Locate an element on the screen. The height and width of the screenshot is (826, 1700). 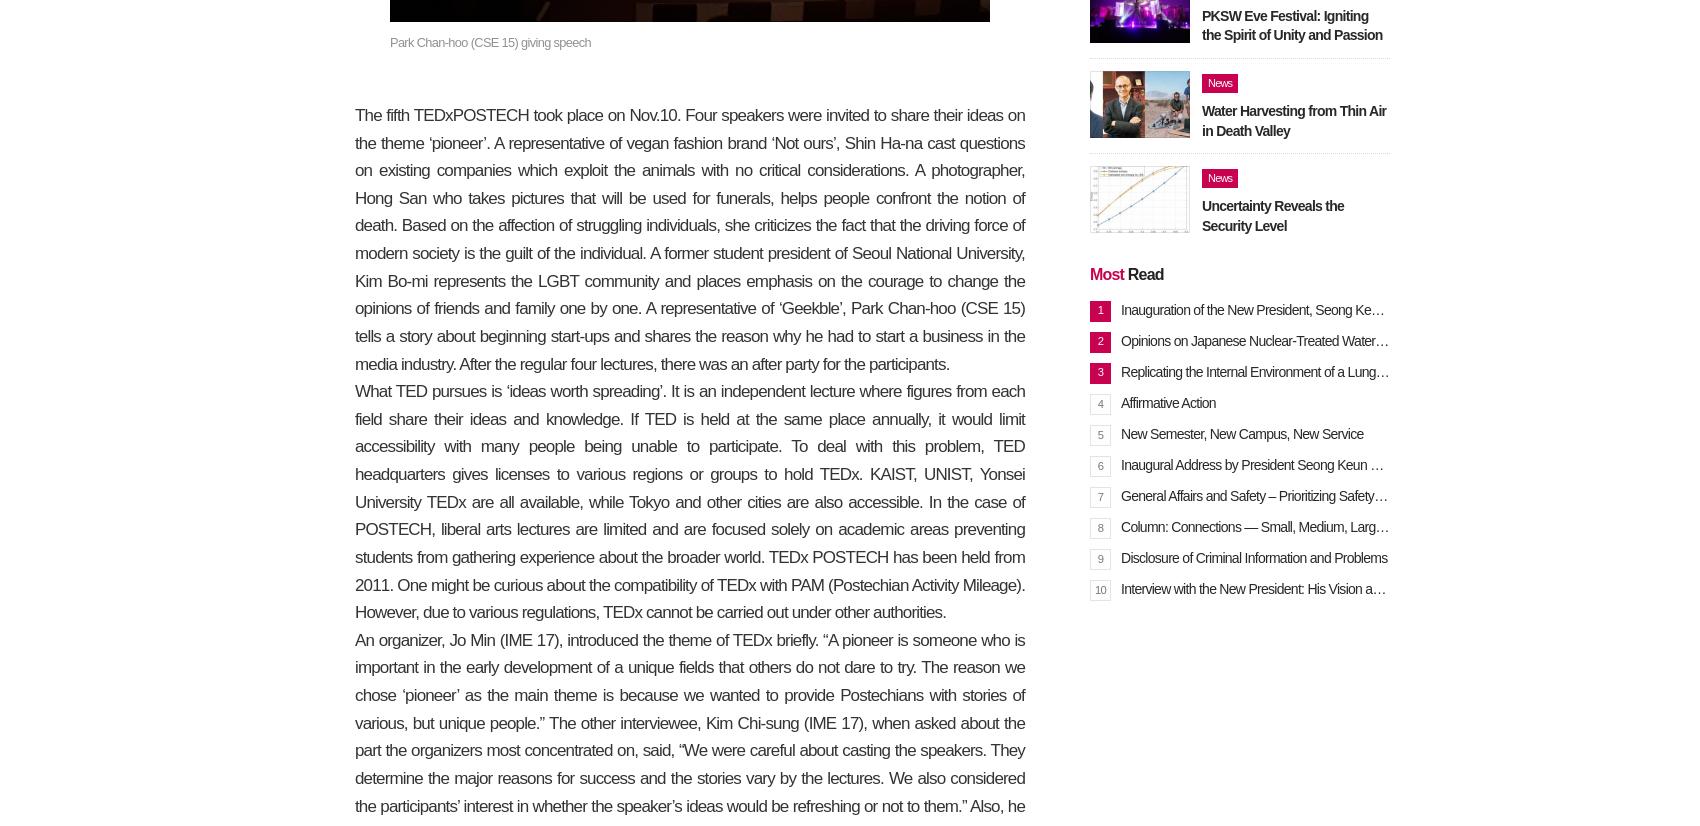
'Affirmative Action' is located at coordinates (1168, 401).